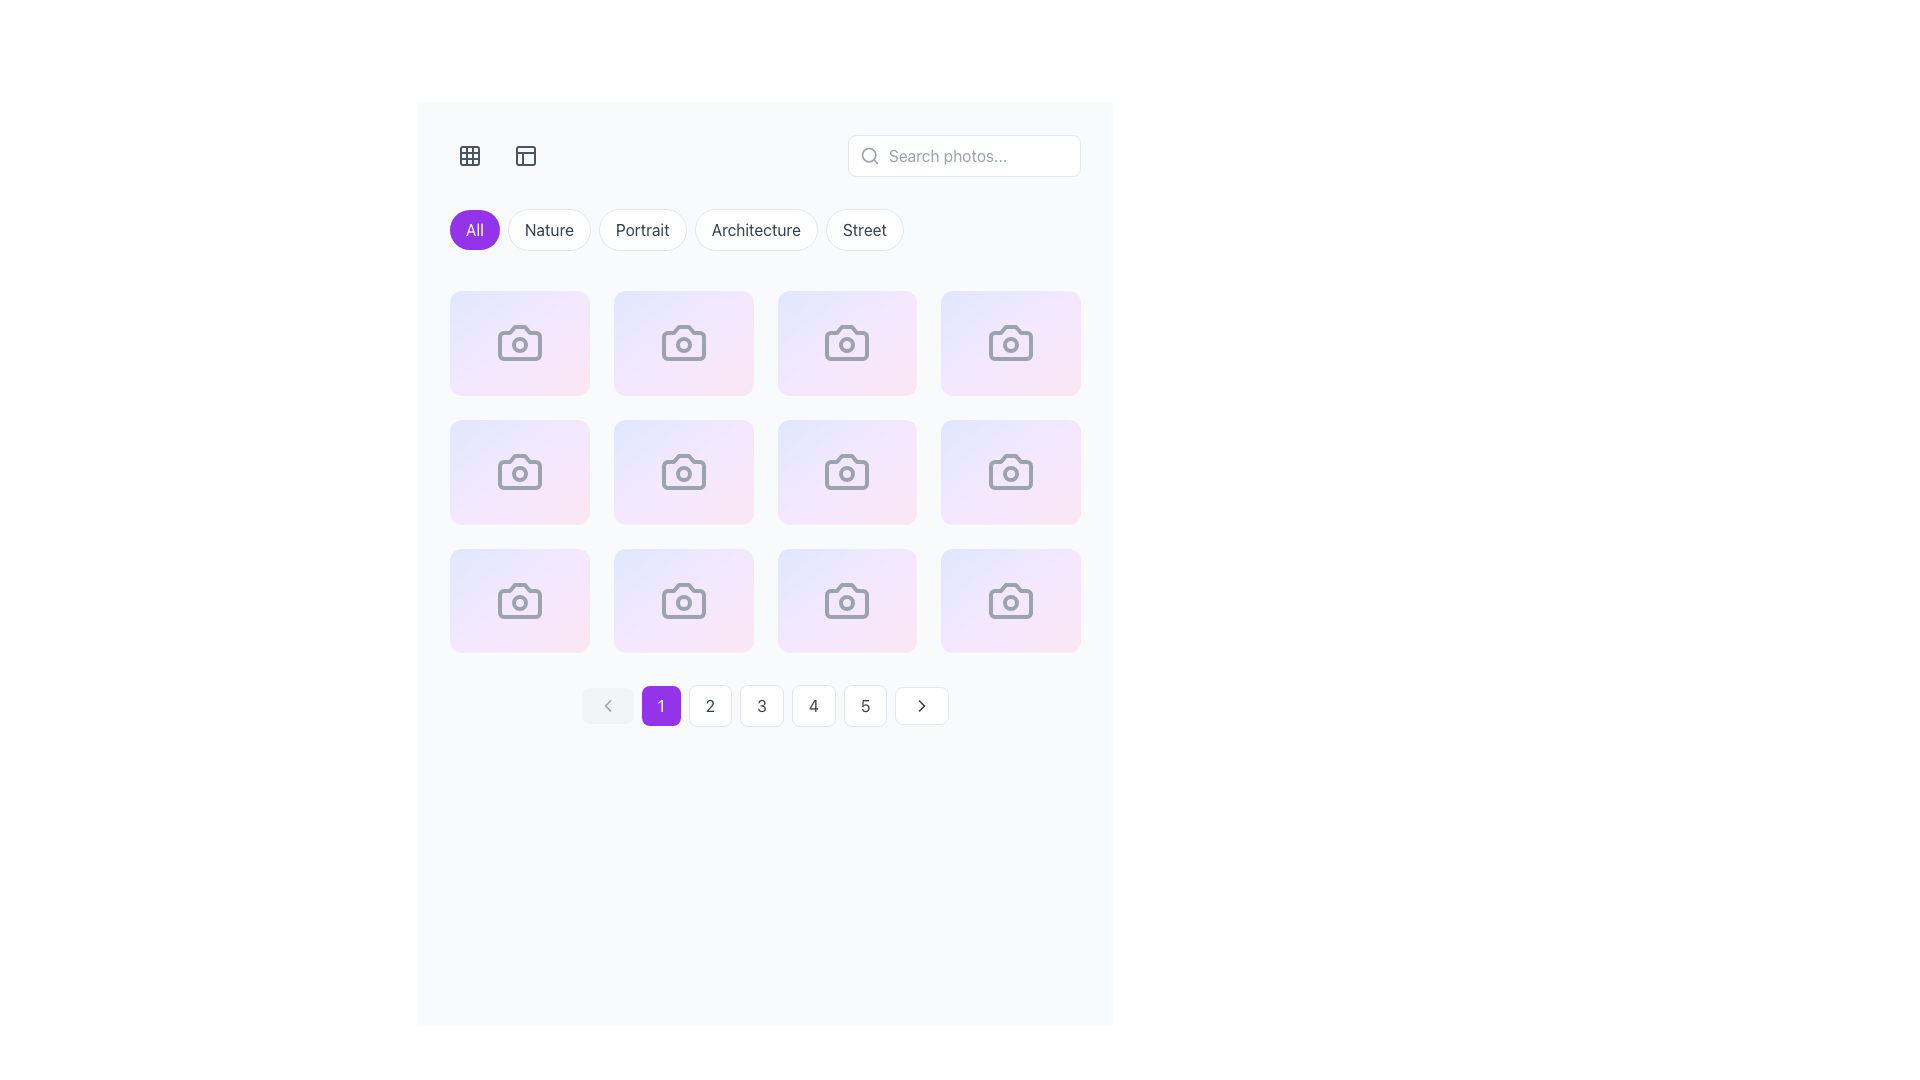 The height and width of the screenshot is (1080, 1920). I want to click on the Display Card, which is a rectangular card with rounded corners featuring a gradient background and a gray outlined camera icon at its center, located as the second card in the top row of a grid layout, so click(683, 342).